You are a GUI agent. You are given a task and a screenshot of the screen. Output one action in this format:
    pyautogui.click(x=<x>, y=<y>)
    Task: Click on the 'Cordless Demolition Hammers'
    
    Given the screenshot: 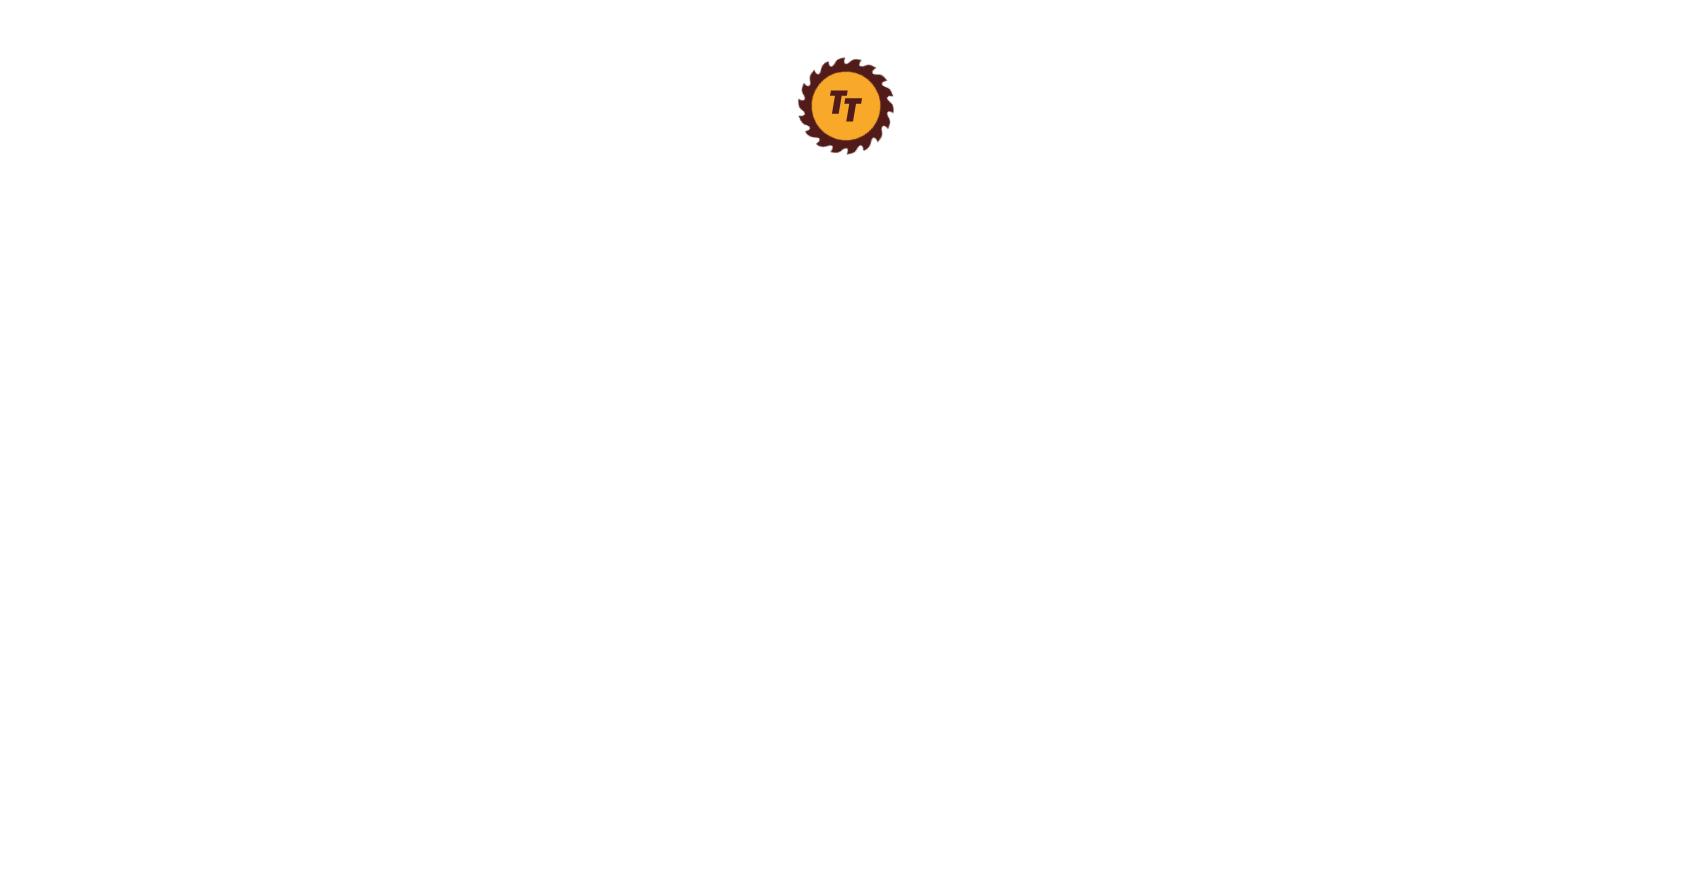 What is the action you would take?
    pyautogui.click(x=228, y=122)
    